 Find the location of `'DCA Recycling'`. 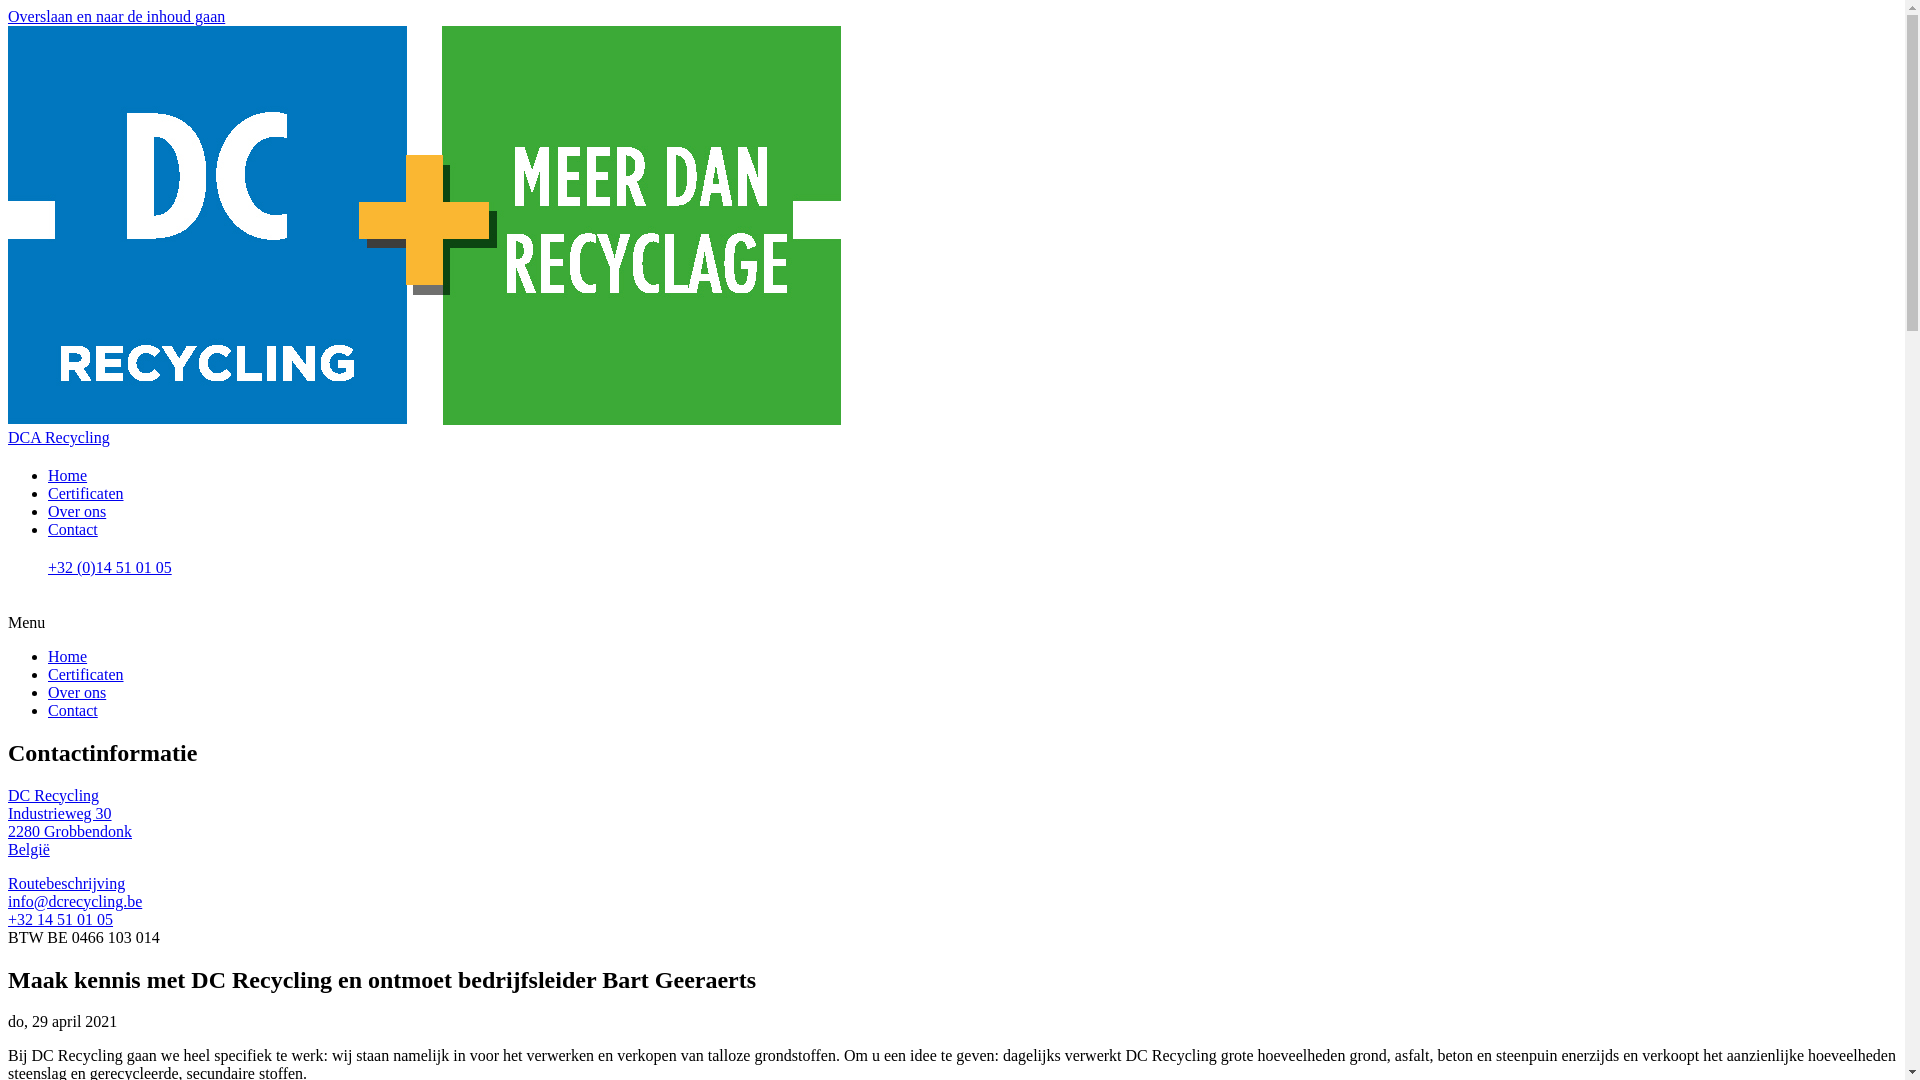

'DCA Recycling' is located at coordinates (58, 436).